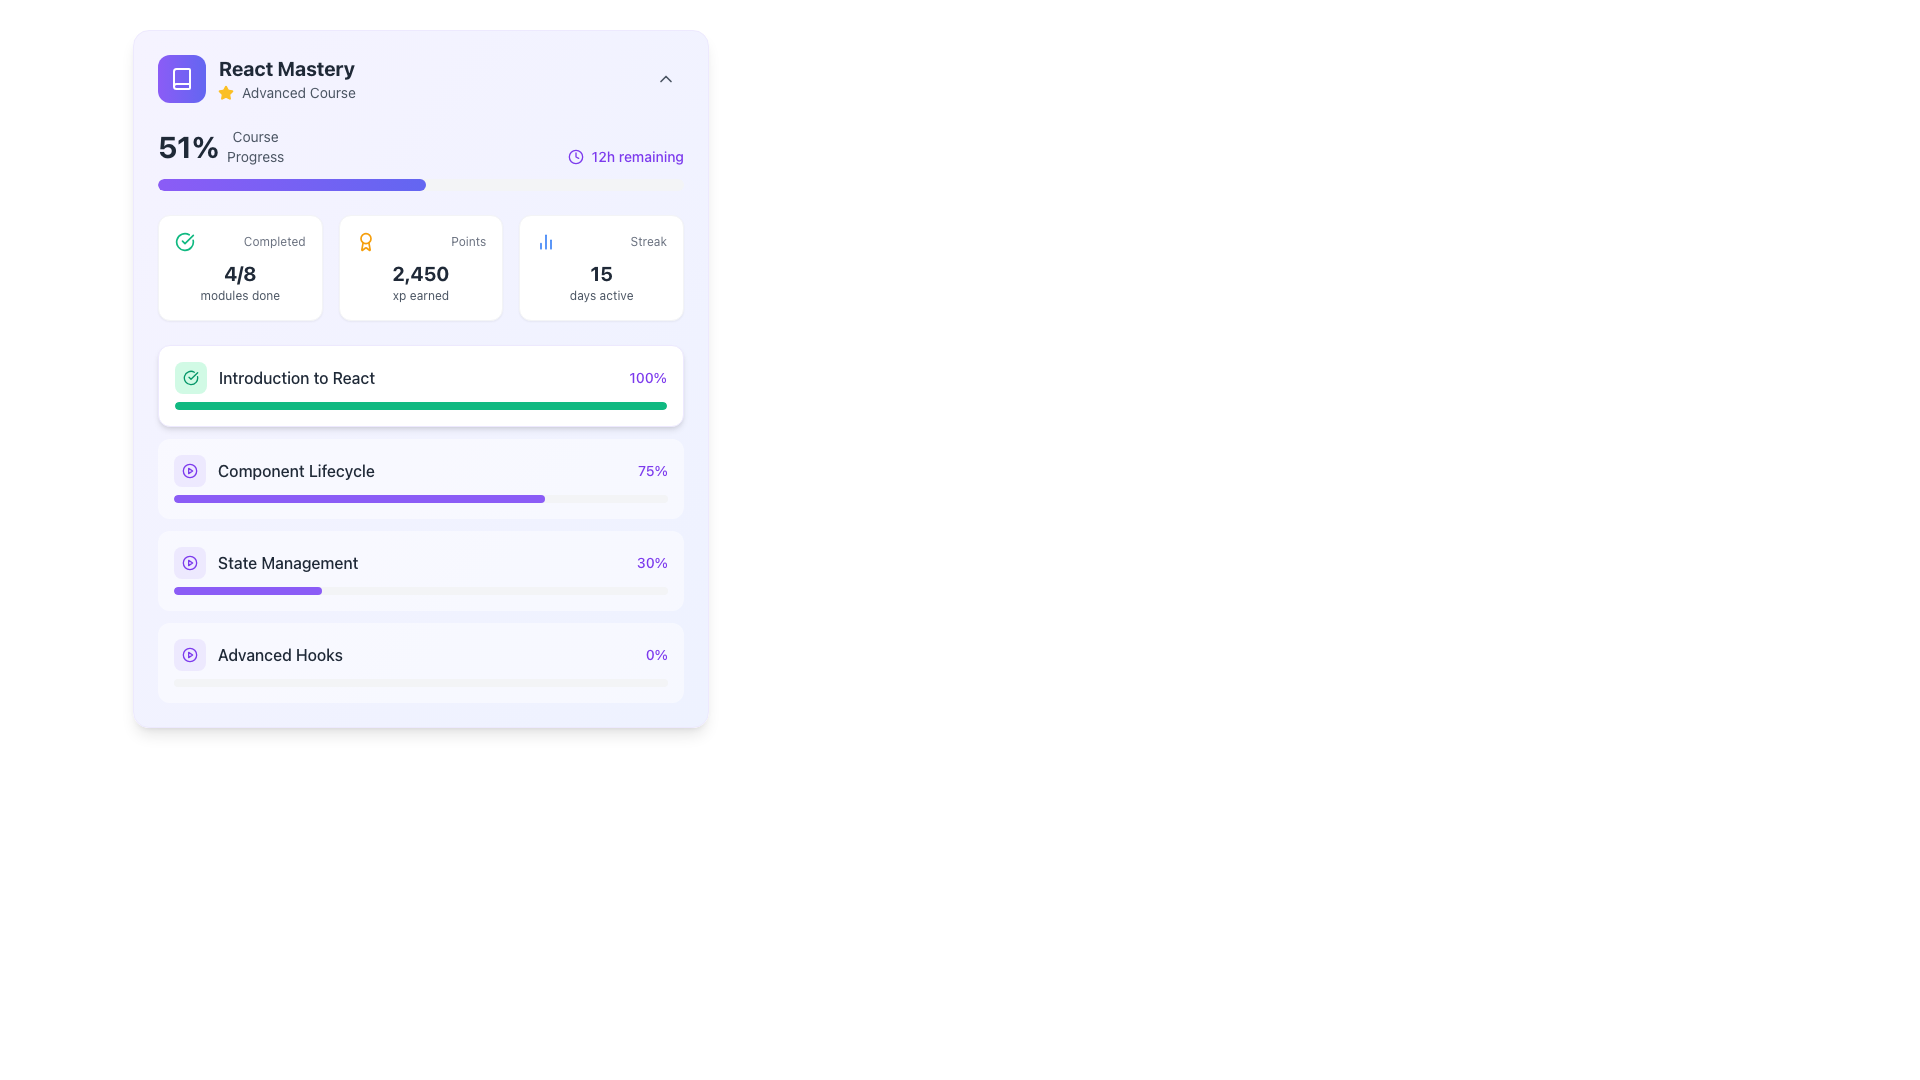  What do you see at coordinates (287, 563) in the screenshot?
I see `the Text Label displaying 'State Management' which is the third module title in the list of course modules, positioned below 'Component Lifecycle' and above 'Advanced Hooks'` at bounding box center [287, 563].